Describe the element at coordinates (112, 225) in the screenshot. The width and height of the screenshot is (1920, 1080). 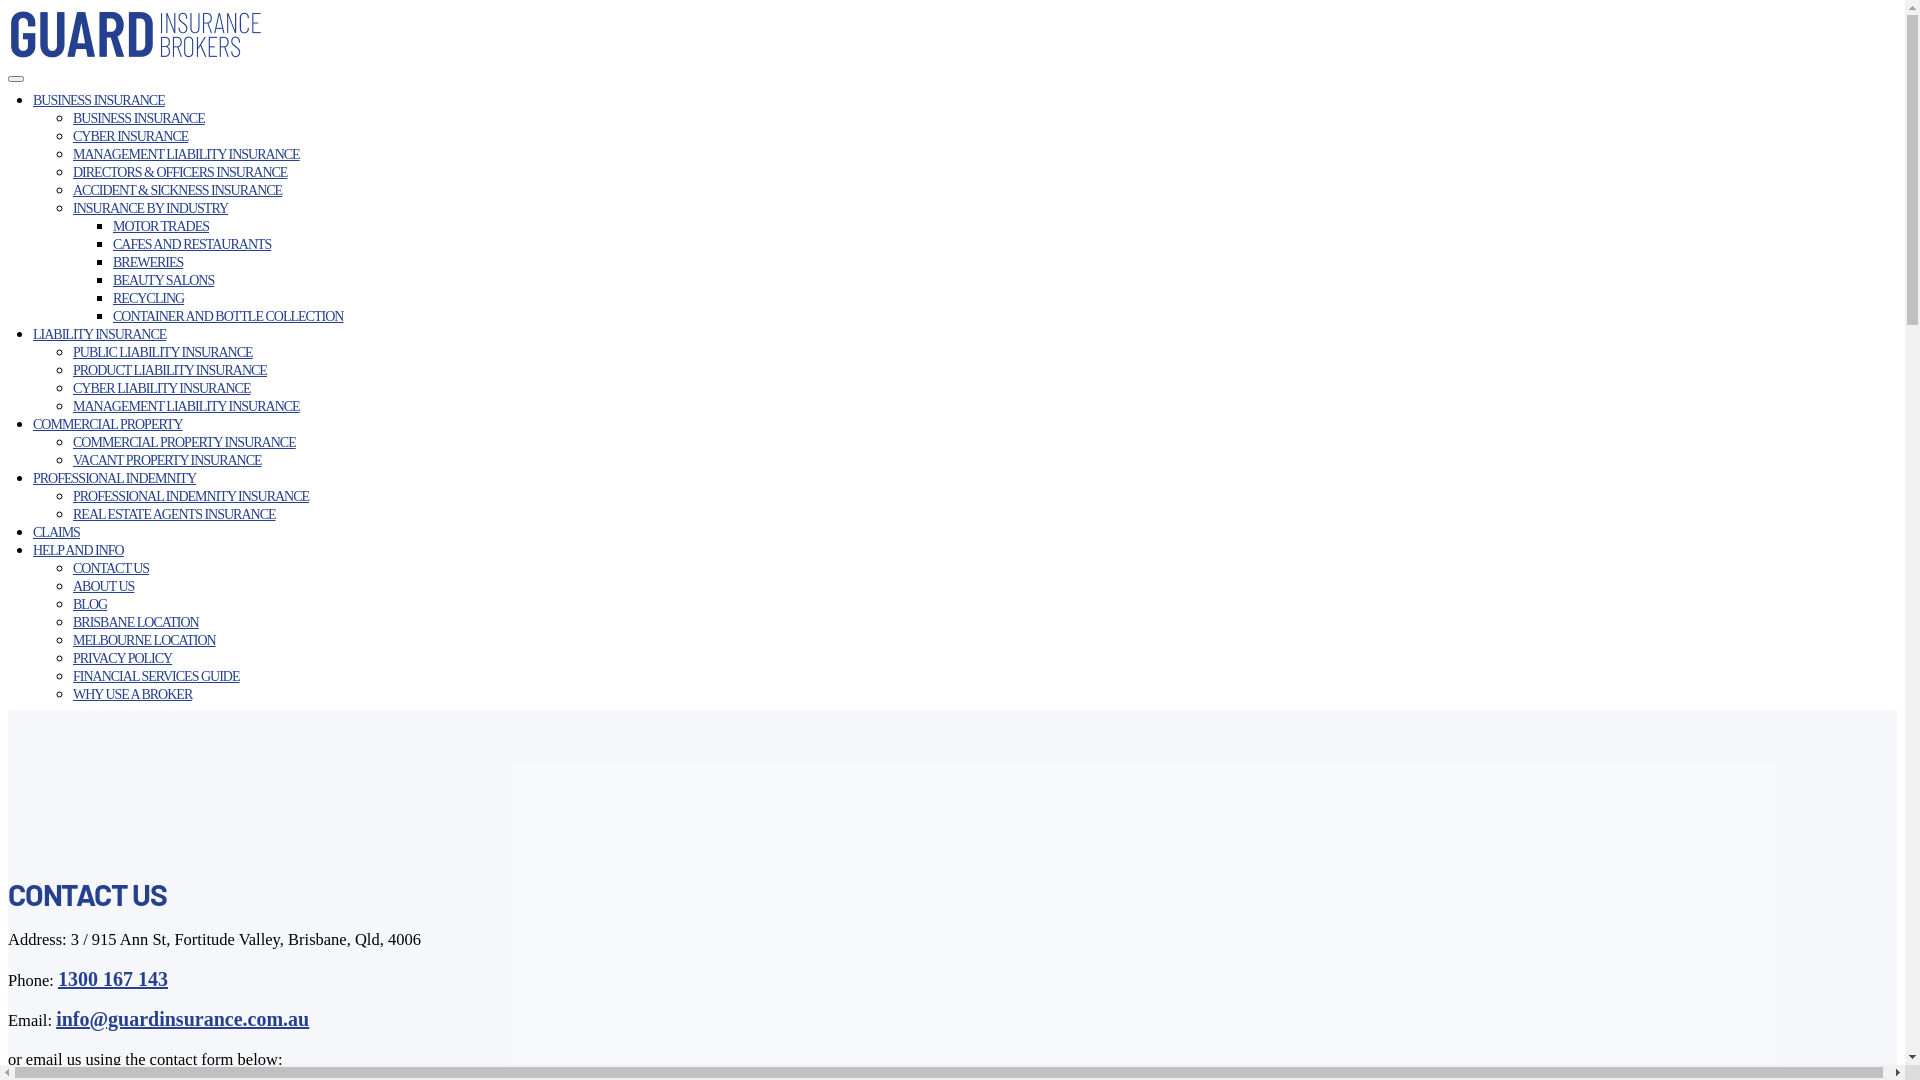
I see `'MOTOR TRADES'` at that location.